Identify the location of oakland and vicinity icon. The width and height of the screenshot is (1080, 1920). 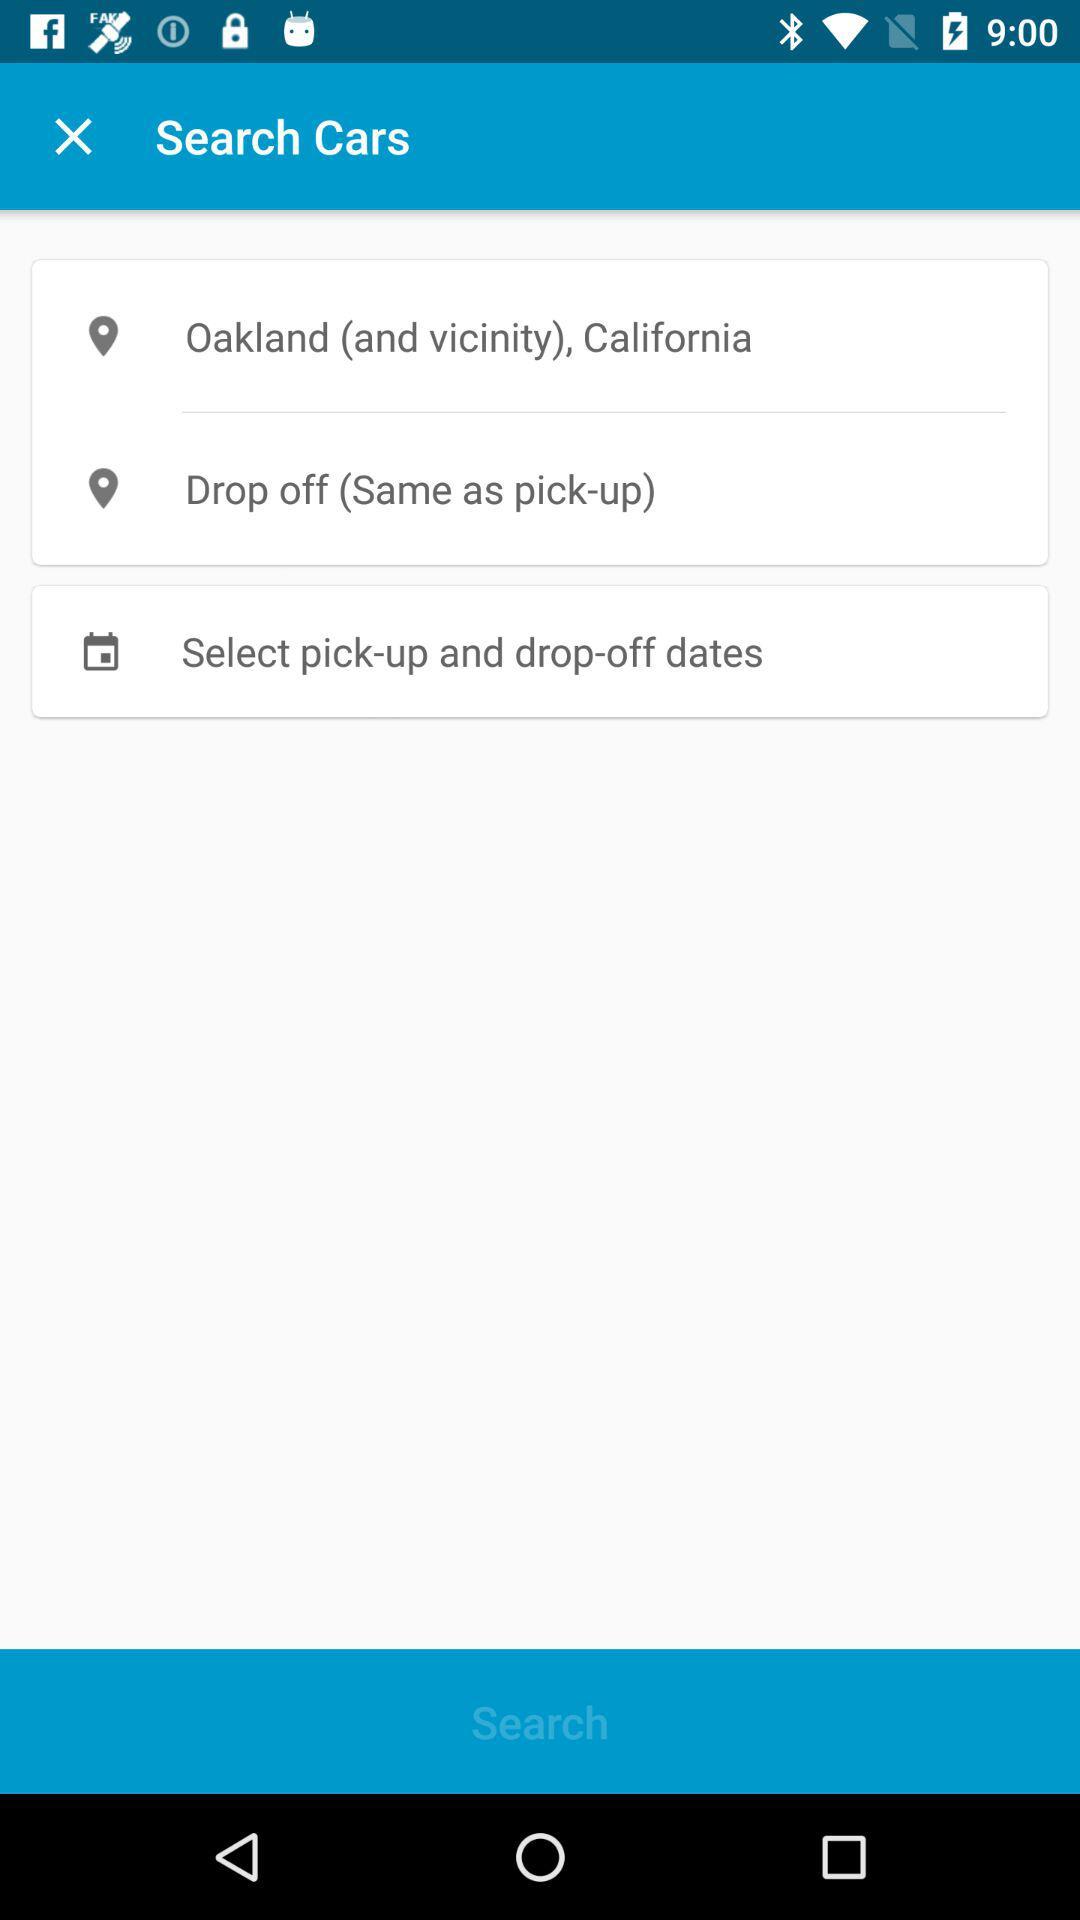
(540, 336).